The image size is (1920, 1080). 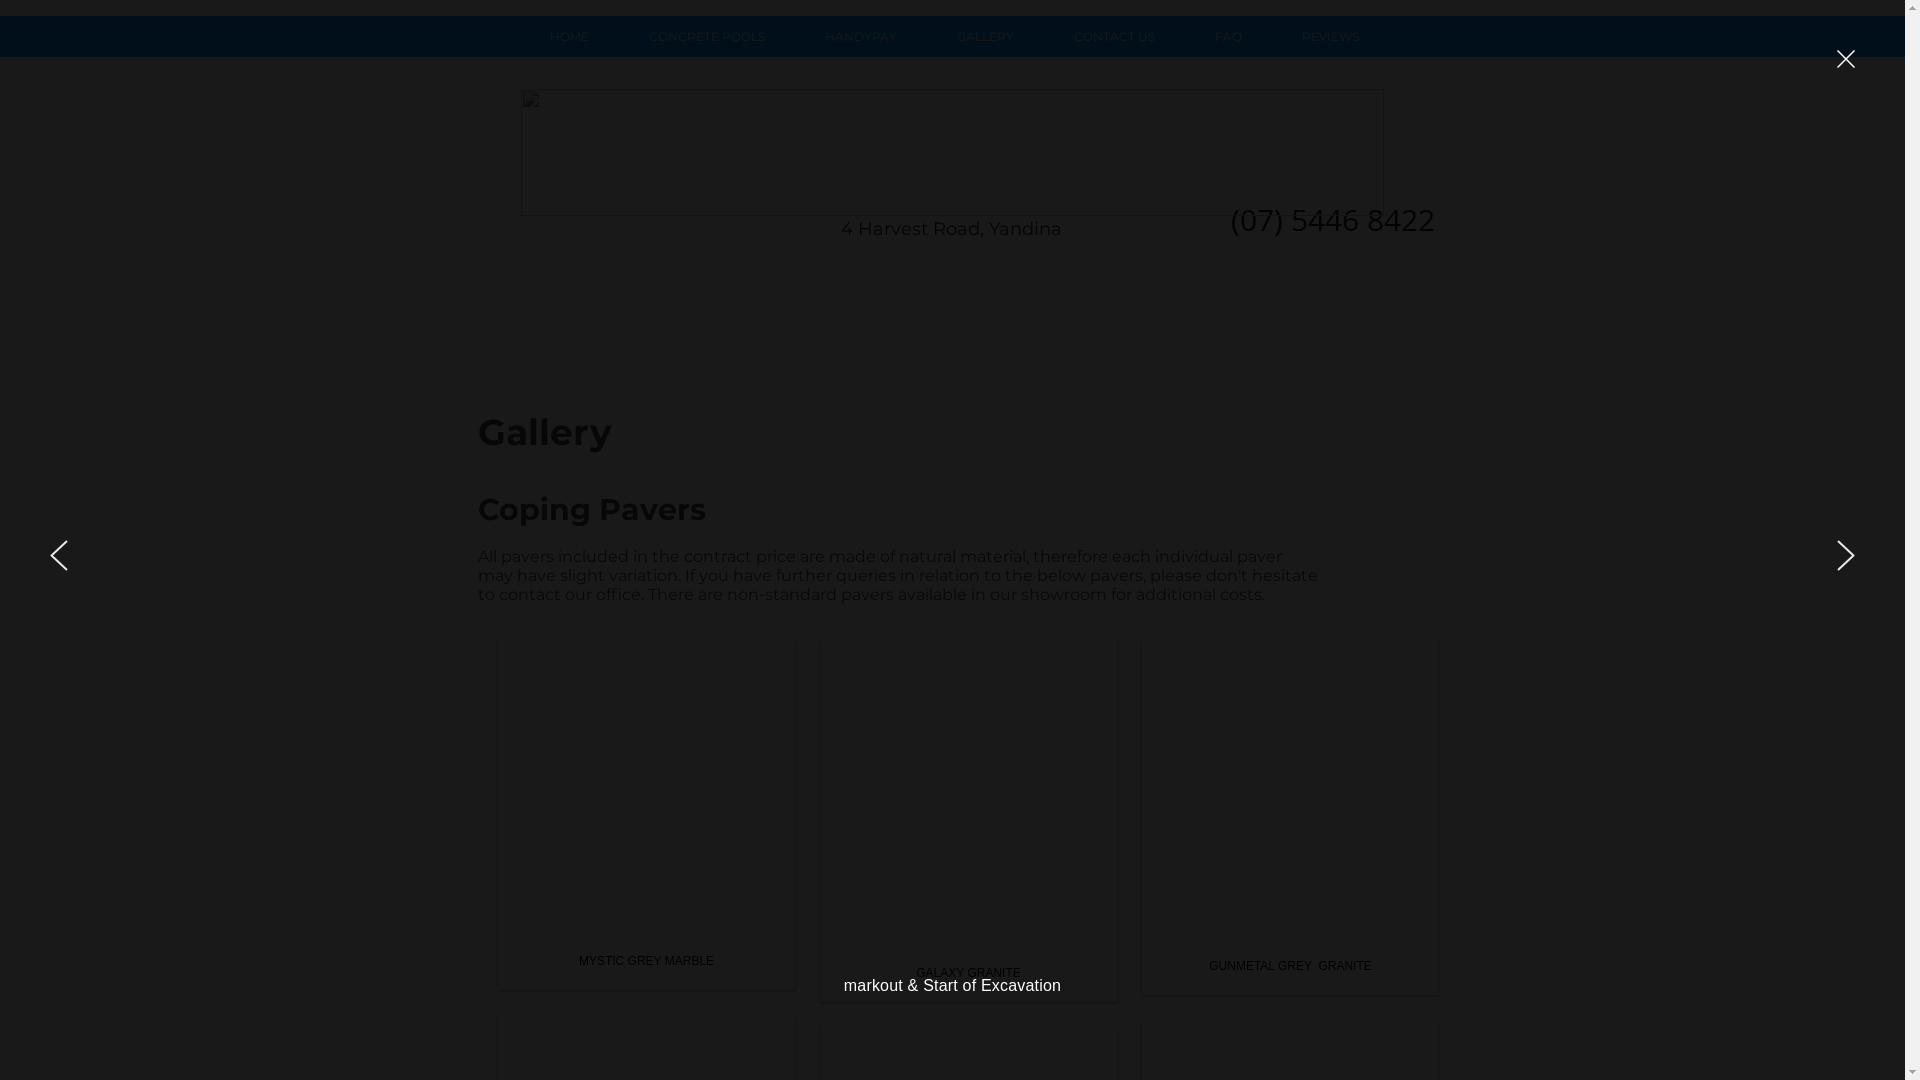 I want to click on 'CONCRETE POOLS', so click(x=705, y=36).